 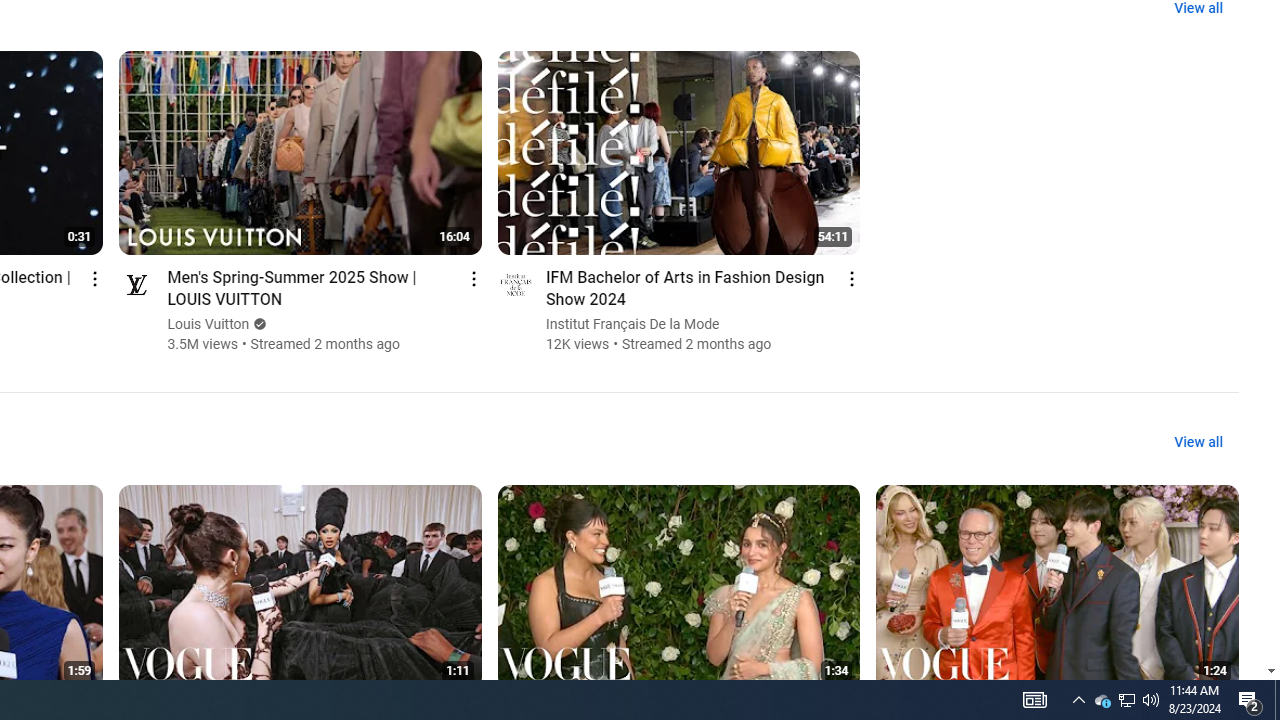 What do you see at coordinates (852, 278) in the screenshot?
I see `'Action menu'` at bounding box center [852, 278].